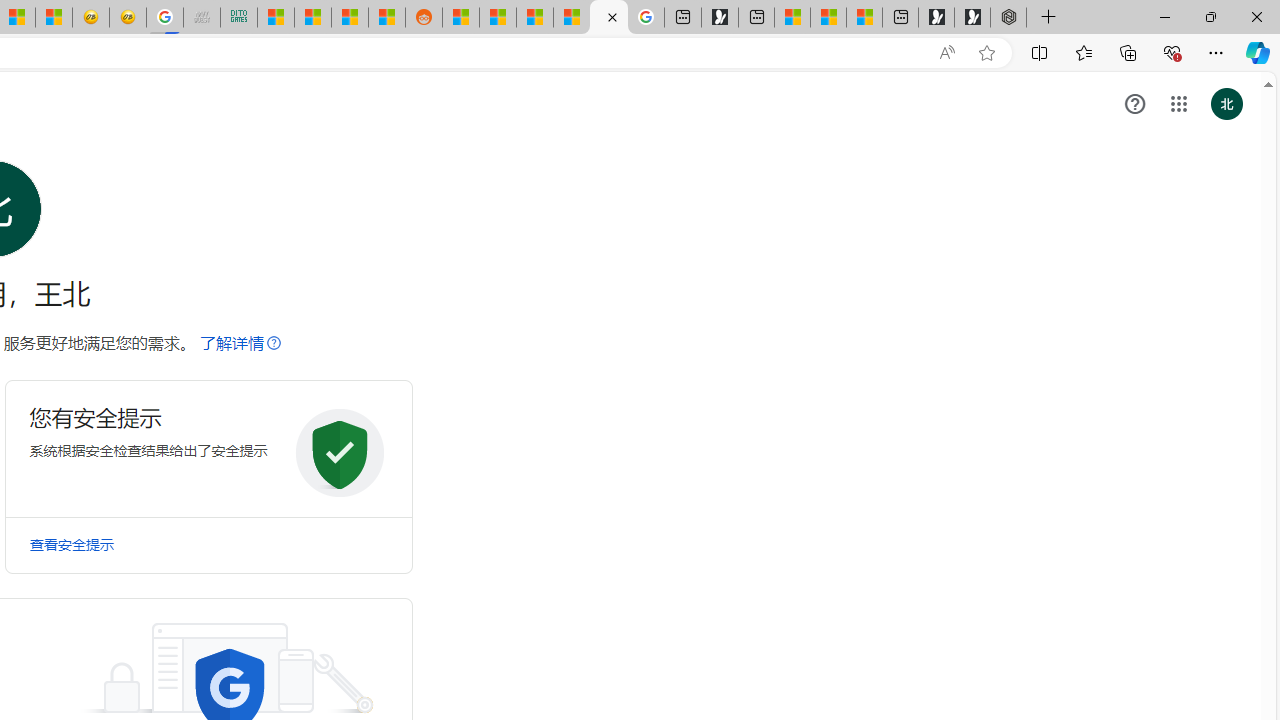 The width and height of the screenshot is (1280, 720). Describe the element at coordinates (208, 447) in the screenshot. I see `'Class: RlFDUe N5YmOc kJXJmd bvW4md I6g62c'` at that location.